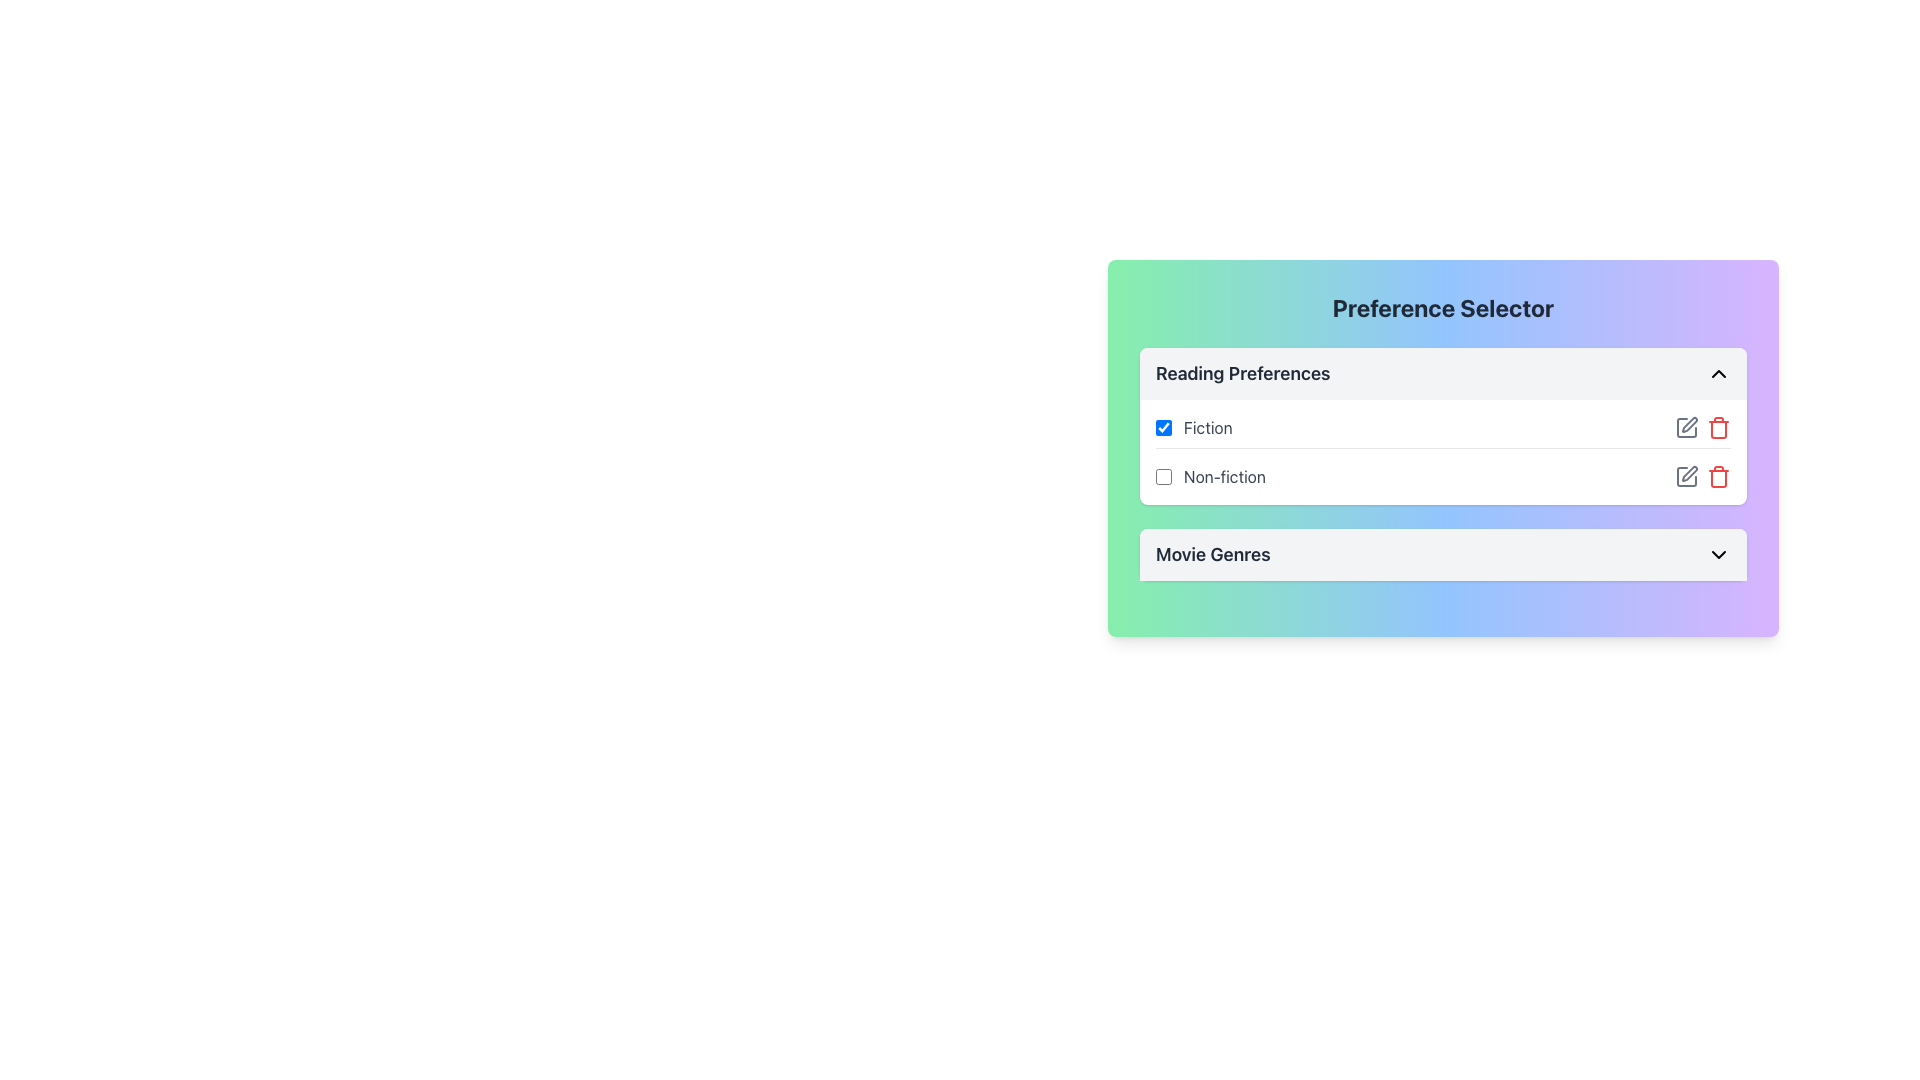  Describe the element at coordinates (1717, 374) in the screenshot. I see `the chevron arrow icon located at the top-right corner of the 'Reading Preferences' section` at that location.